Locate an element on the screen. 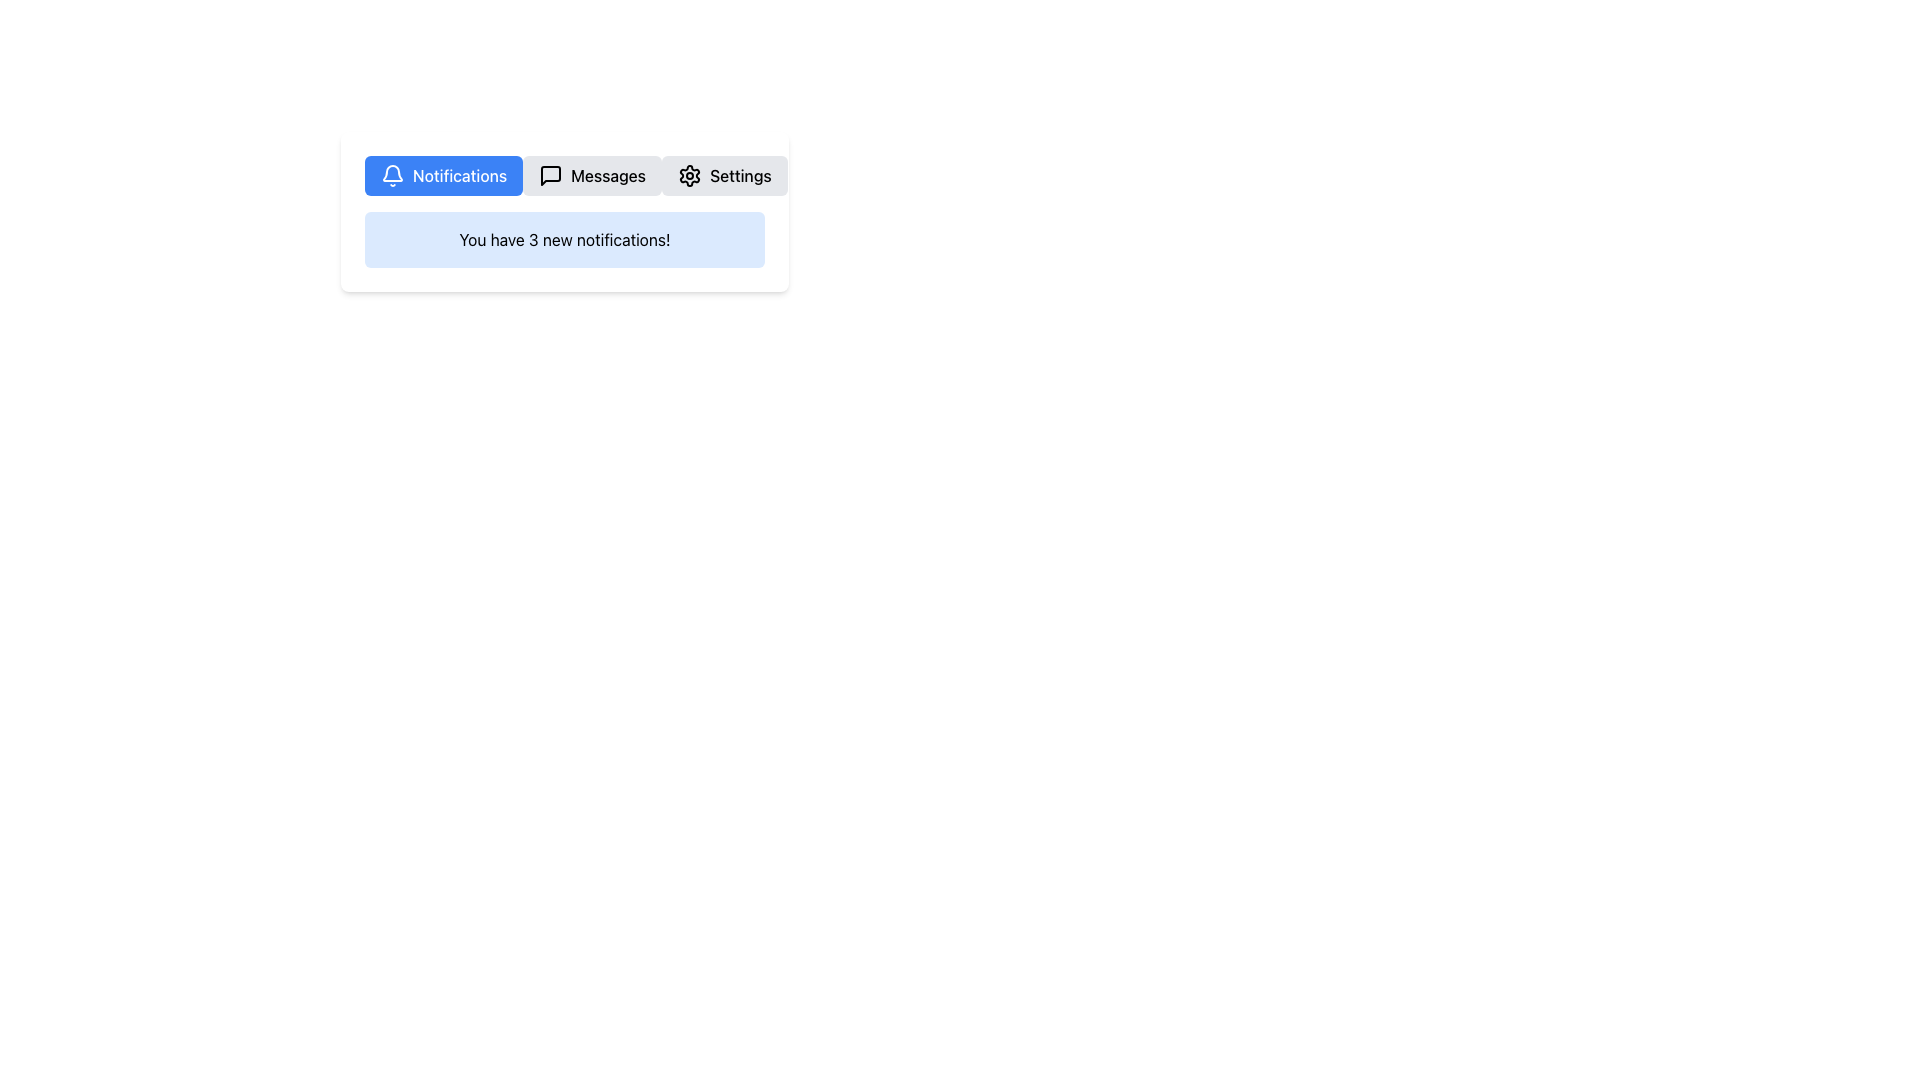 This screenshot has width=1920, height=1080. the informational notification box with a light blue background that contains the text 'You have 3 new notifications!' is located at coordinates (564, 238).